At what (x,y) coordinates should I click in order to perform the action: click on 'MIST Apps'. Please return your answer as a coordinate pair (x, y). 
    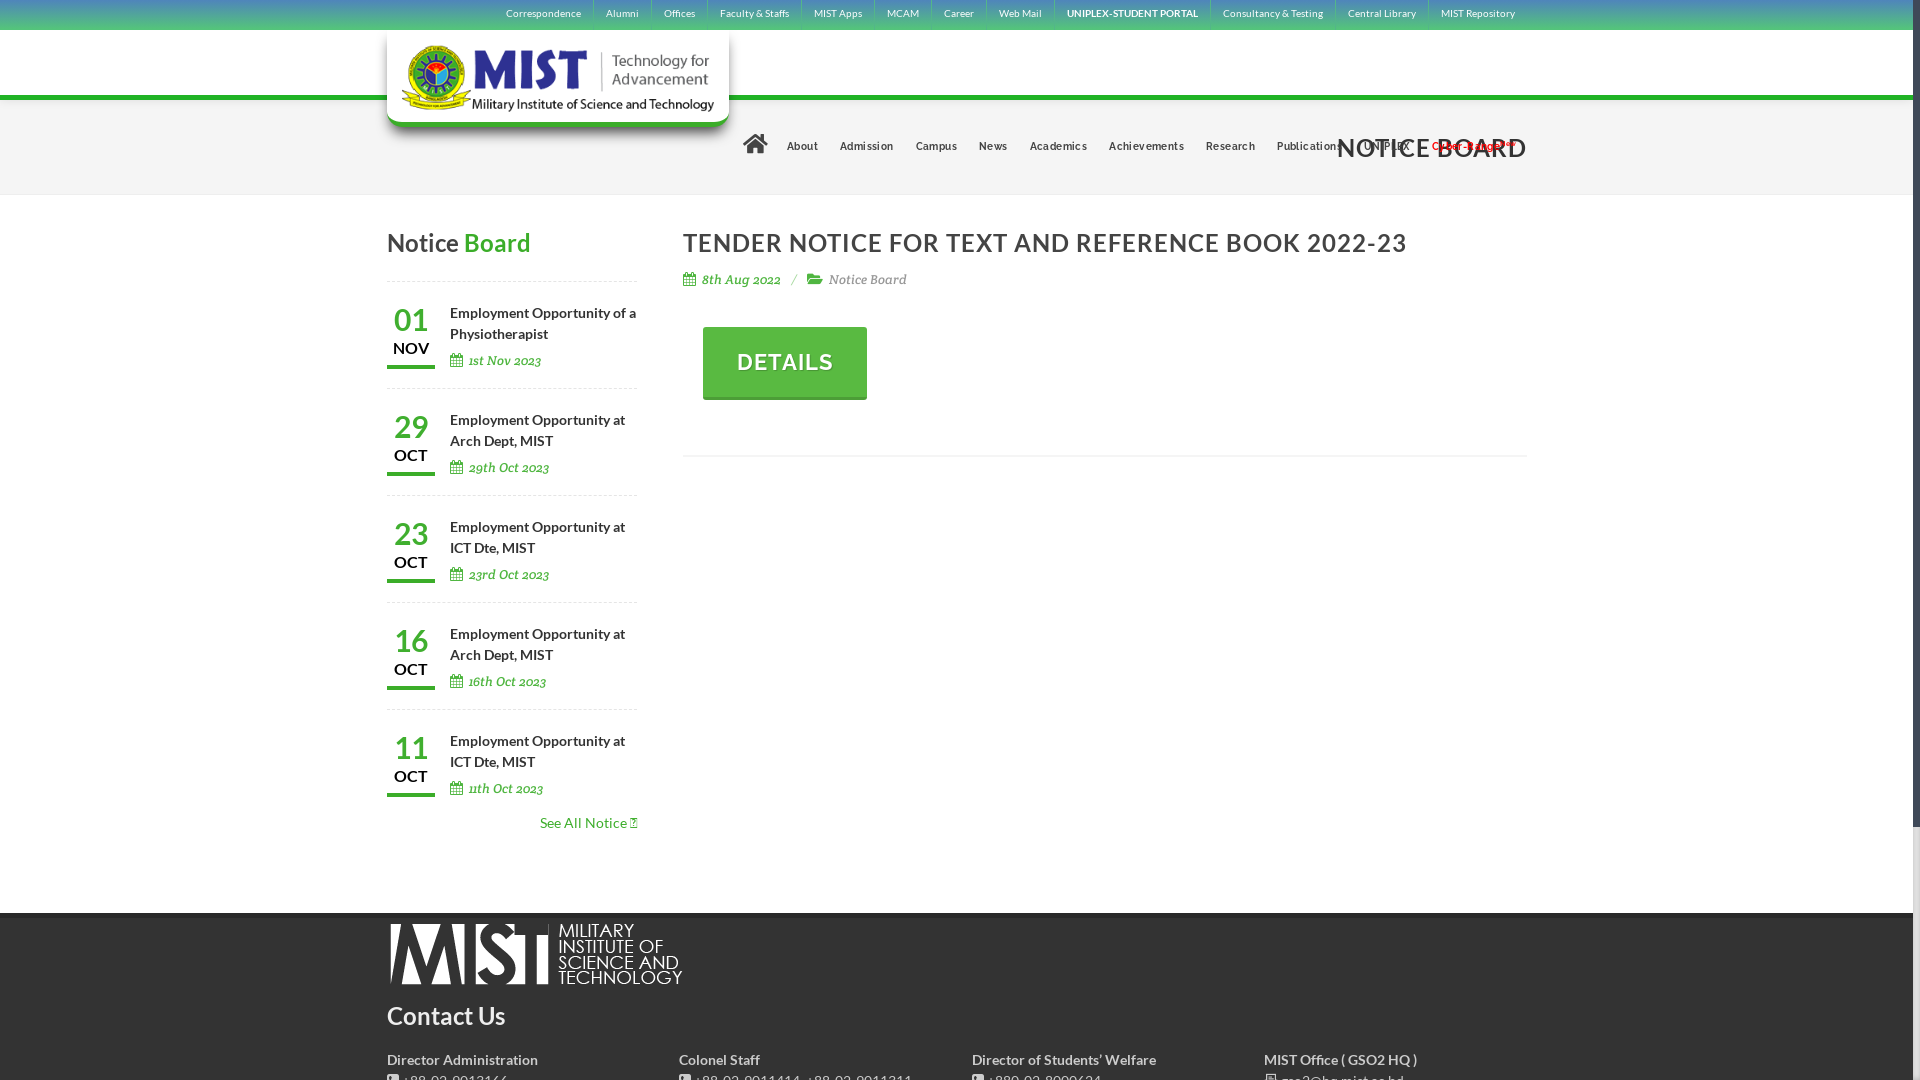
    Looking at the image, I should click on (838, 15).